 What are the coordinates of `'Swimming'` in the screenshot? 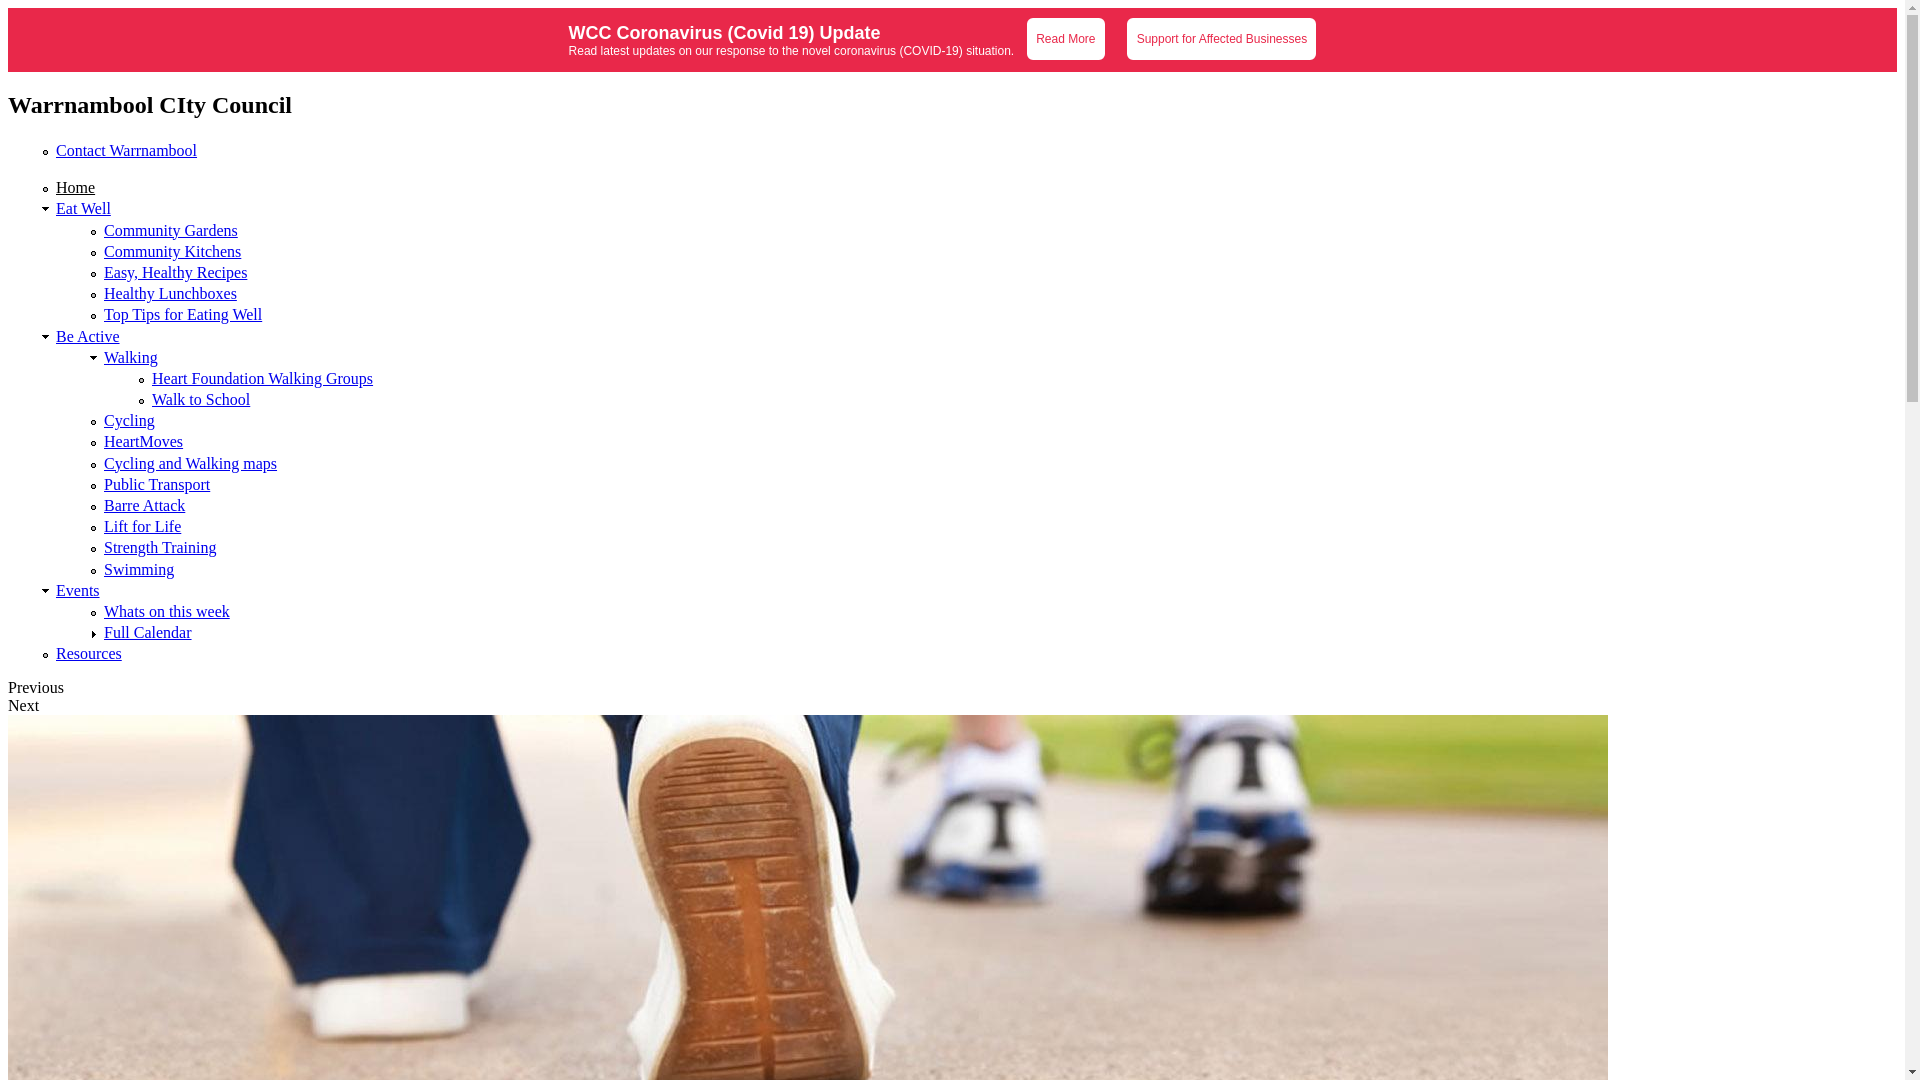 It's located at (138, 569).